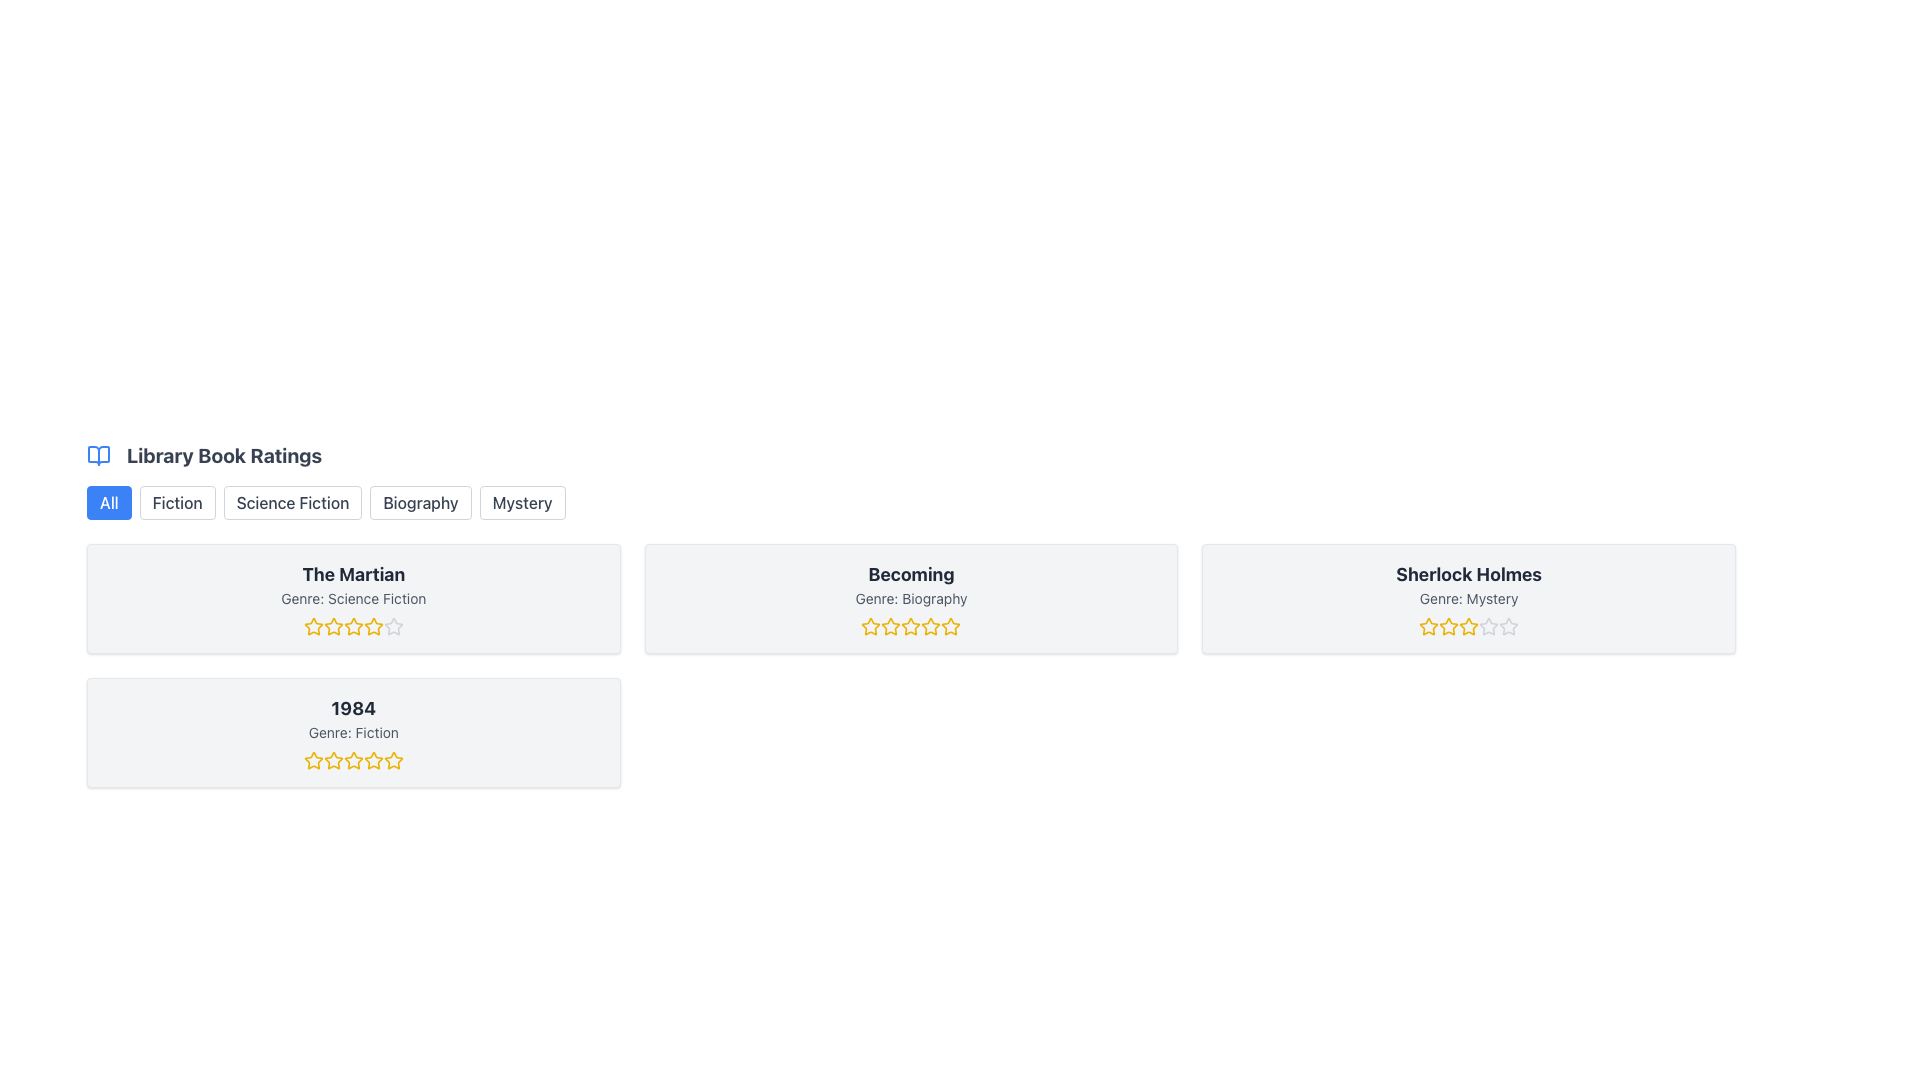 The height and width of the screenshot is (1080, 1920). I want to click on the text label displaying the title of the book 'Becoming', located at the top-central portion of the card, above the 'Genre: Biography' subtitle, so click(910, 574).